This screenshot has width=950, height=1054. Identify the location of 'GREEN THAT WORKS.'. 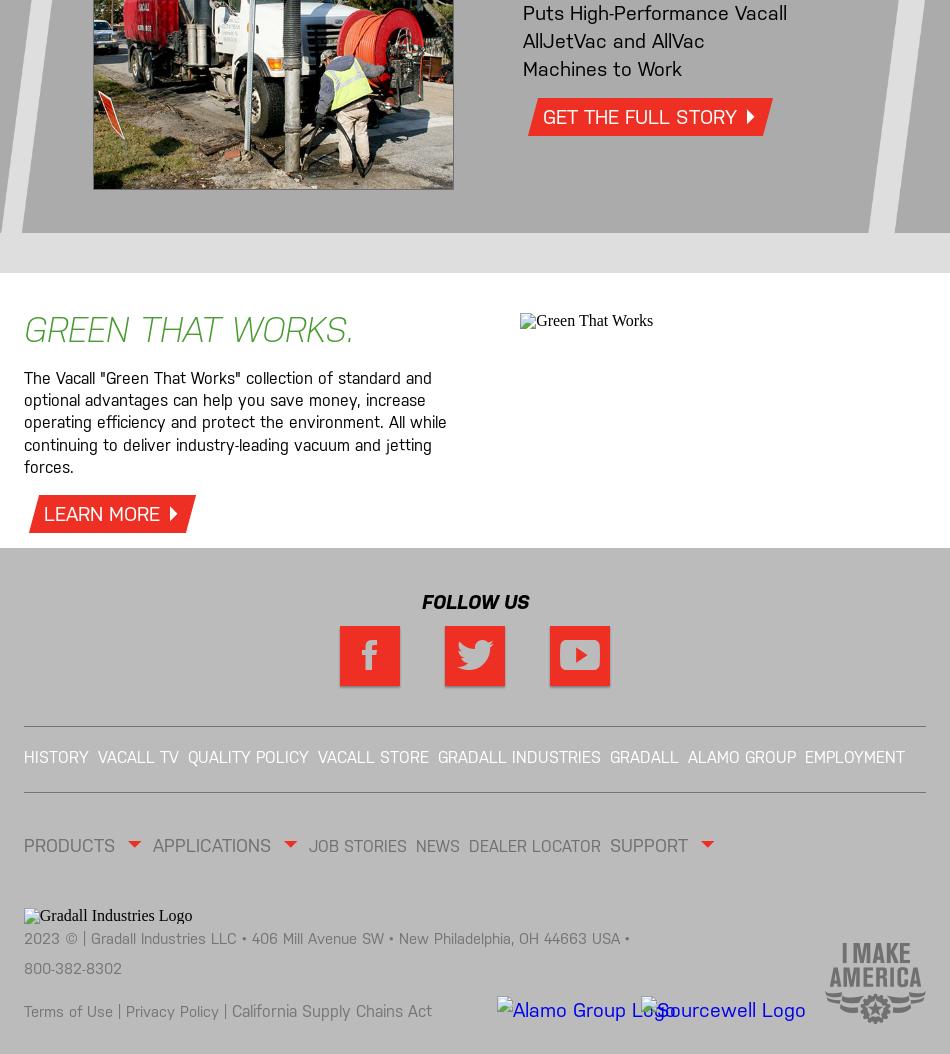
(188, 328).